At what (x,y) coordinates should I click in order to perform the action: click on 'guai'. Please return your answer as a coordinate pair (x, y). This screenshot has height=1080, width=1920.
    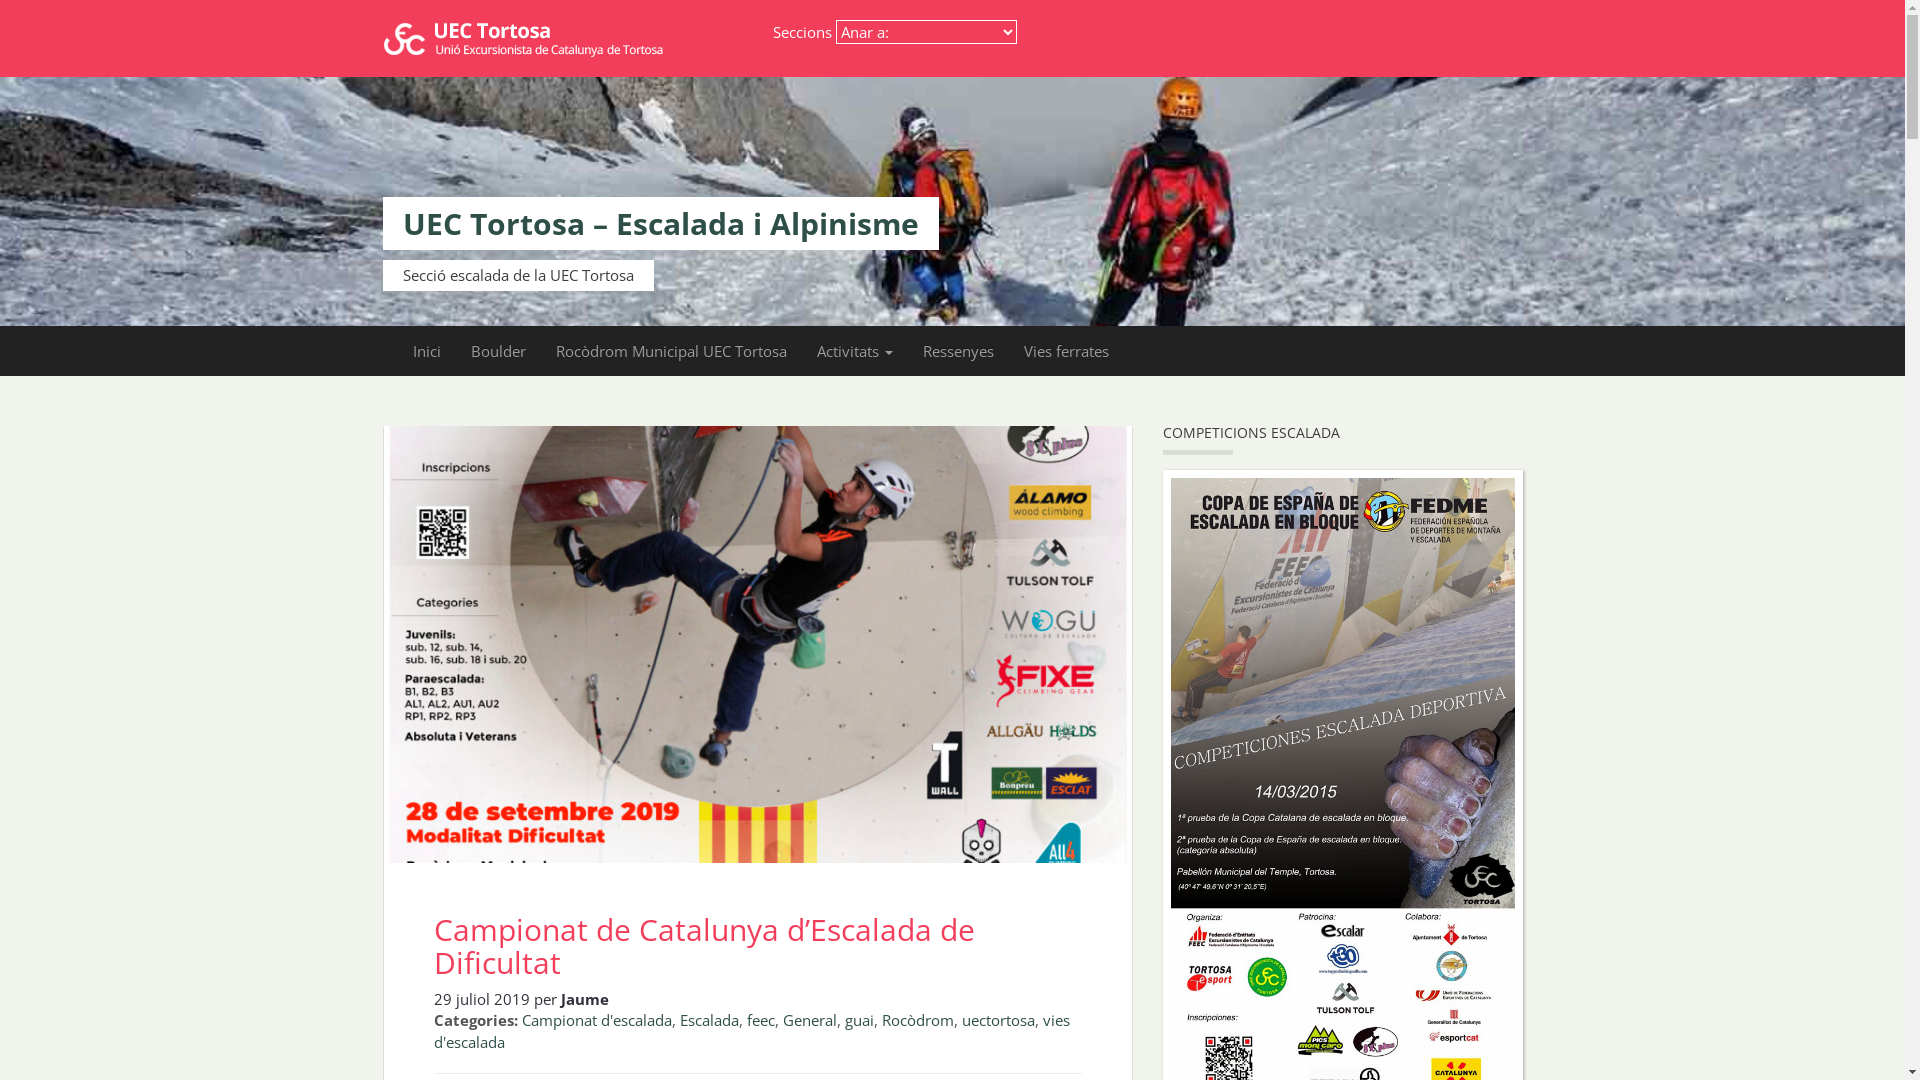
    Looking at the image, I should click on (858, 1019).